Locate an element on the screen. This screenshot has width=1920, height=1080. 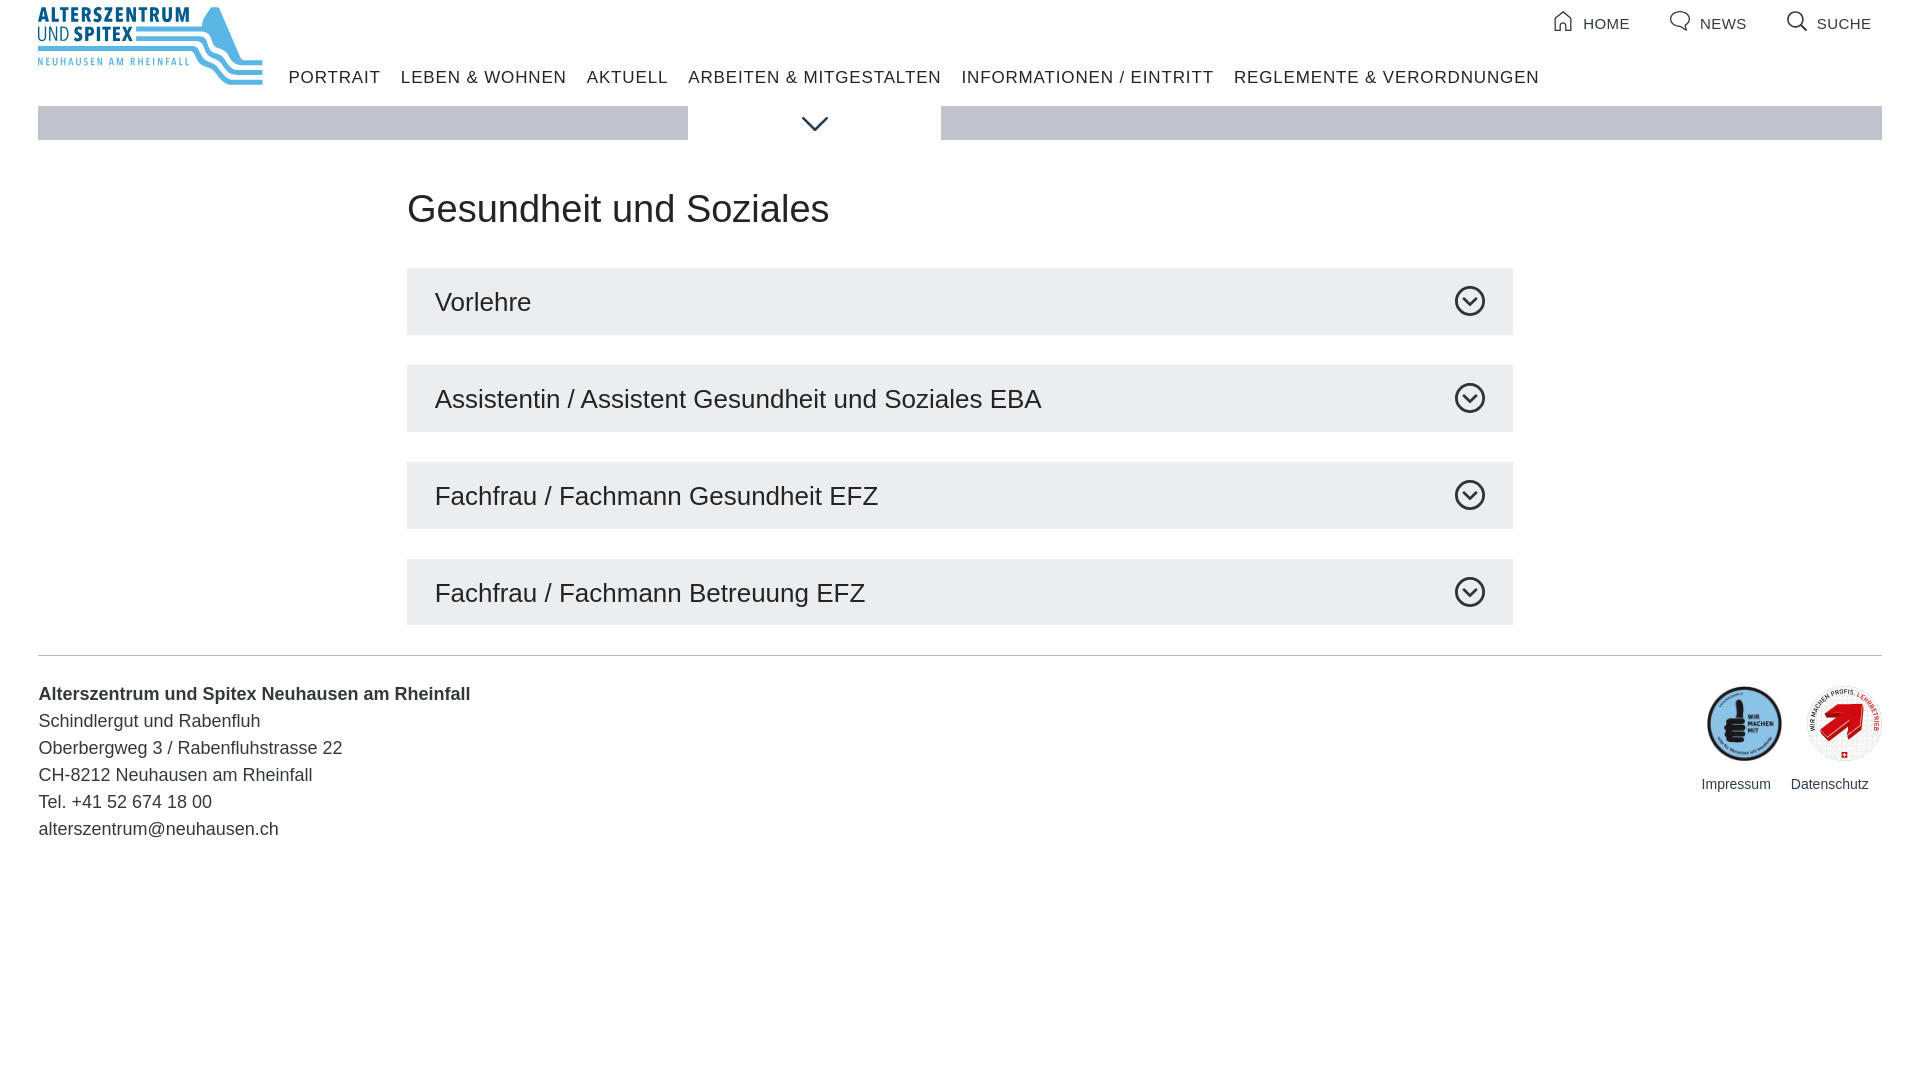
'Impressum' is located at coordinates (1701, 782).